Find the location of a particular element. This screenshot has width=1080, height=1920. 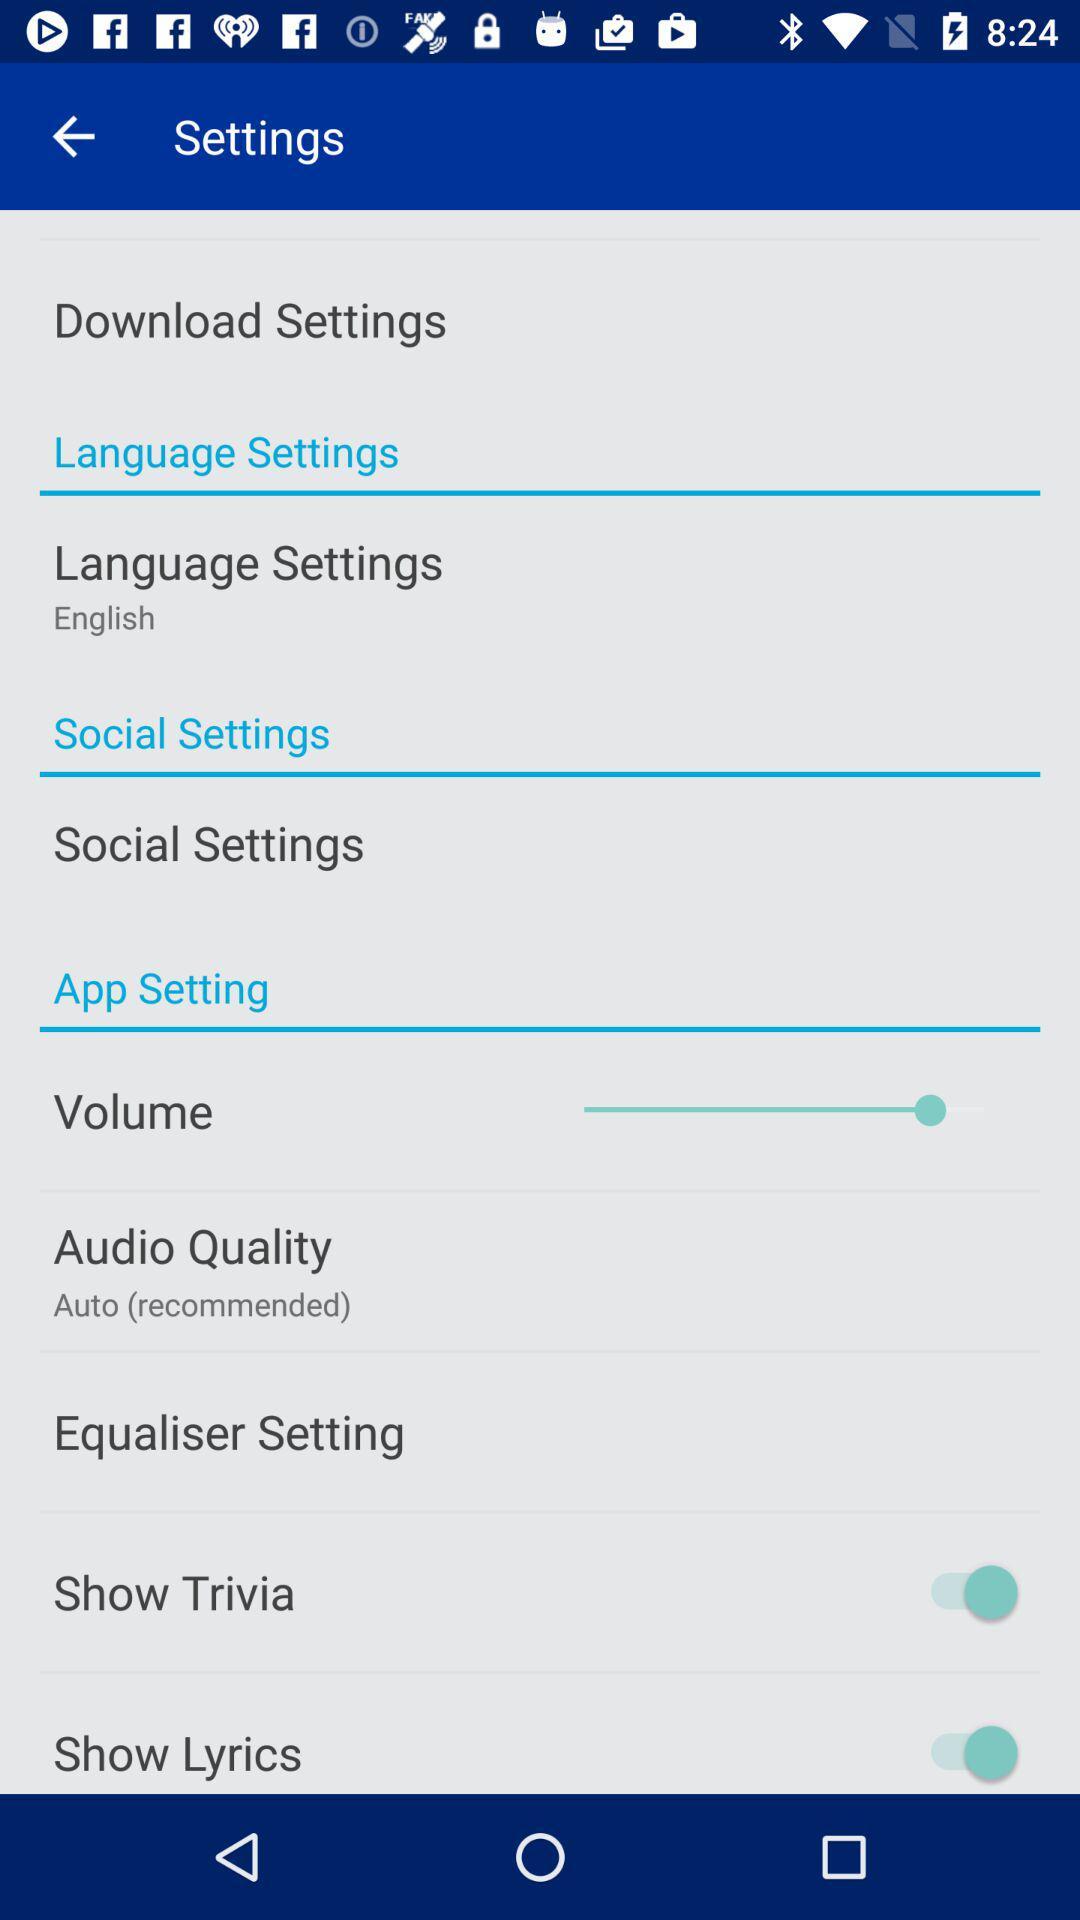

the button below equaliser setting is located at coordinates (540, 1591).